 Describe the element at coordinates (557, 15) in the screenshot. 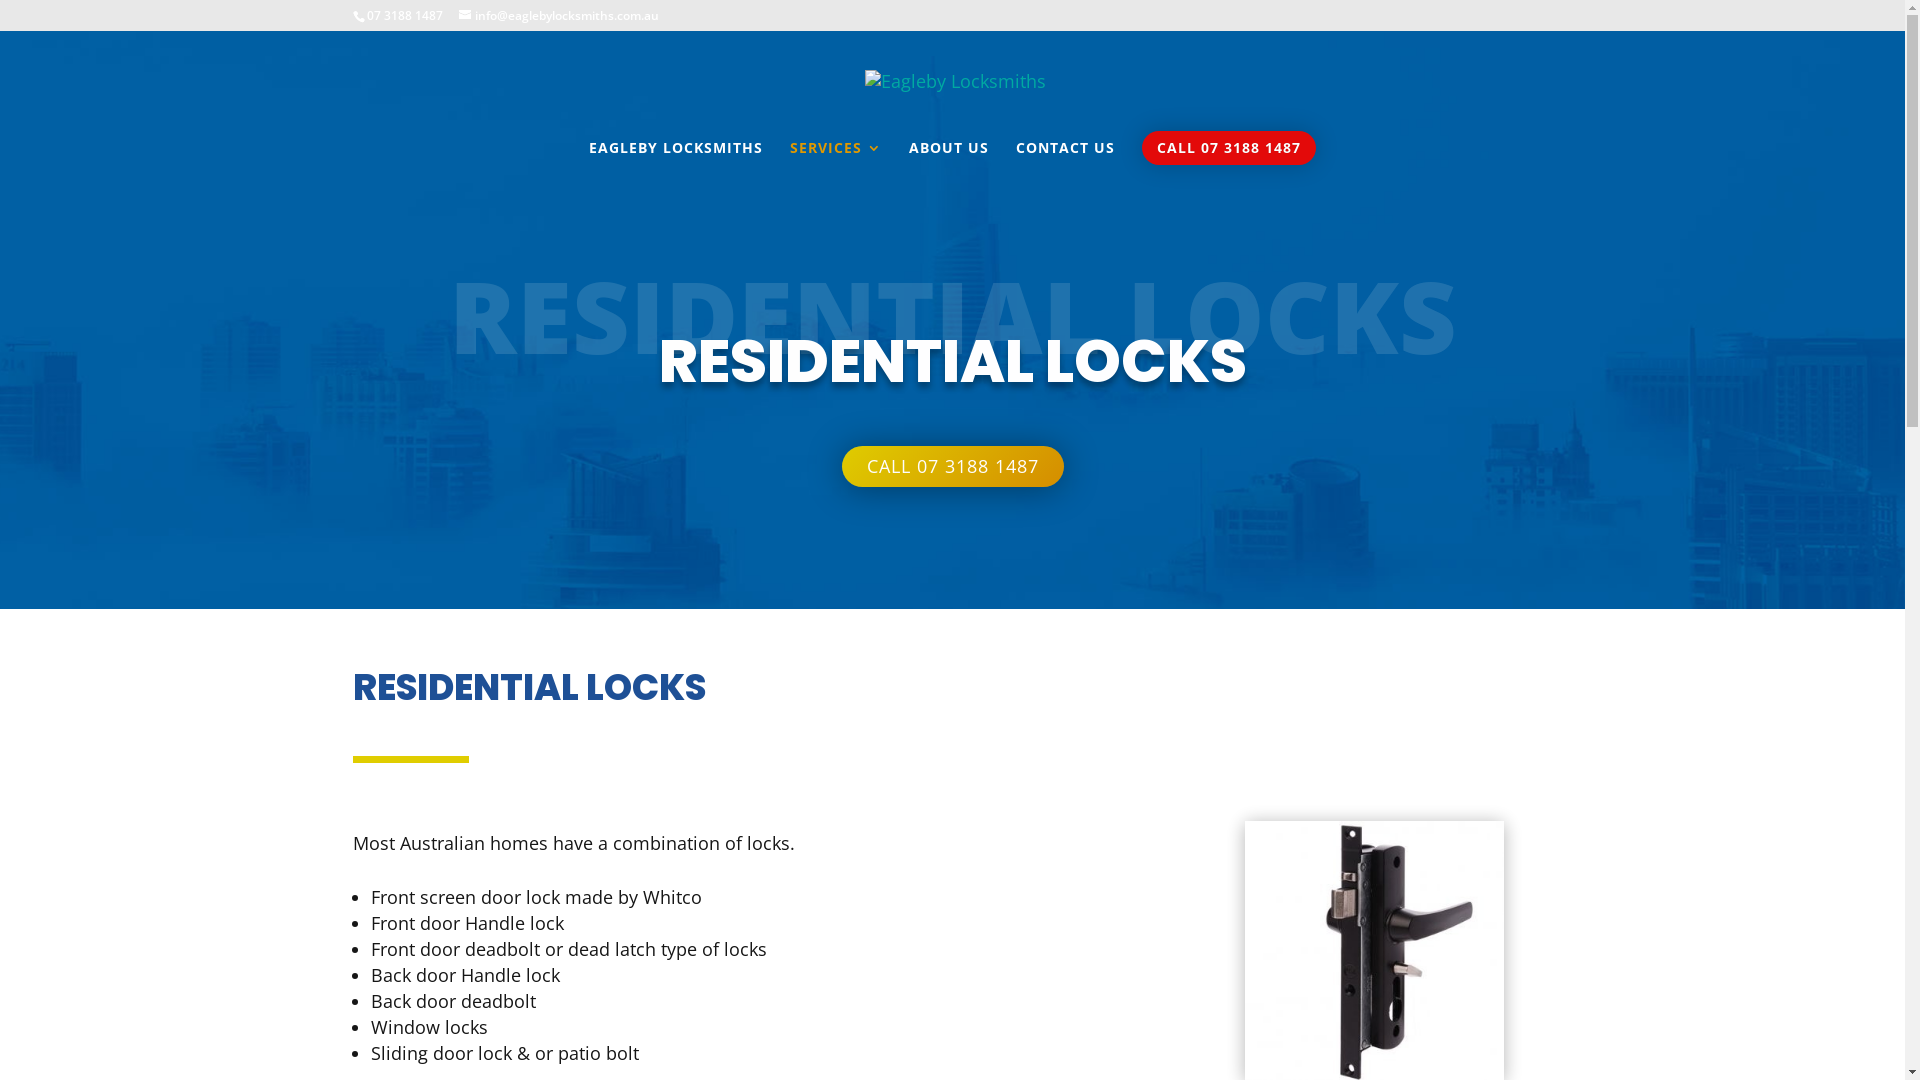

I see `'info@eaglebylocksmiths.com.au'` at that location.